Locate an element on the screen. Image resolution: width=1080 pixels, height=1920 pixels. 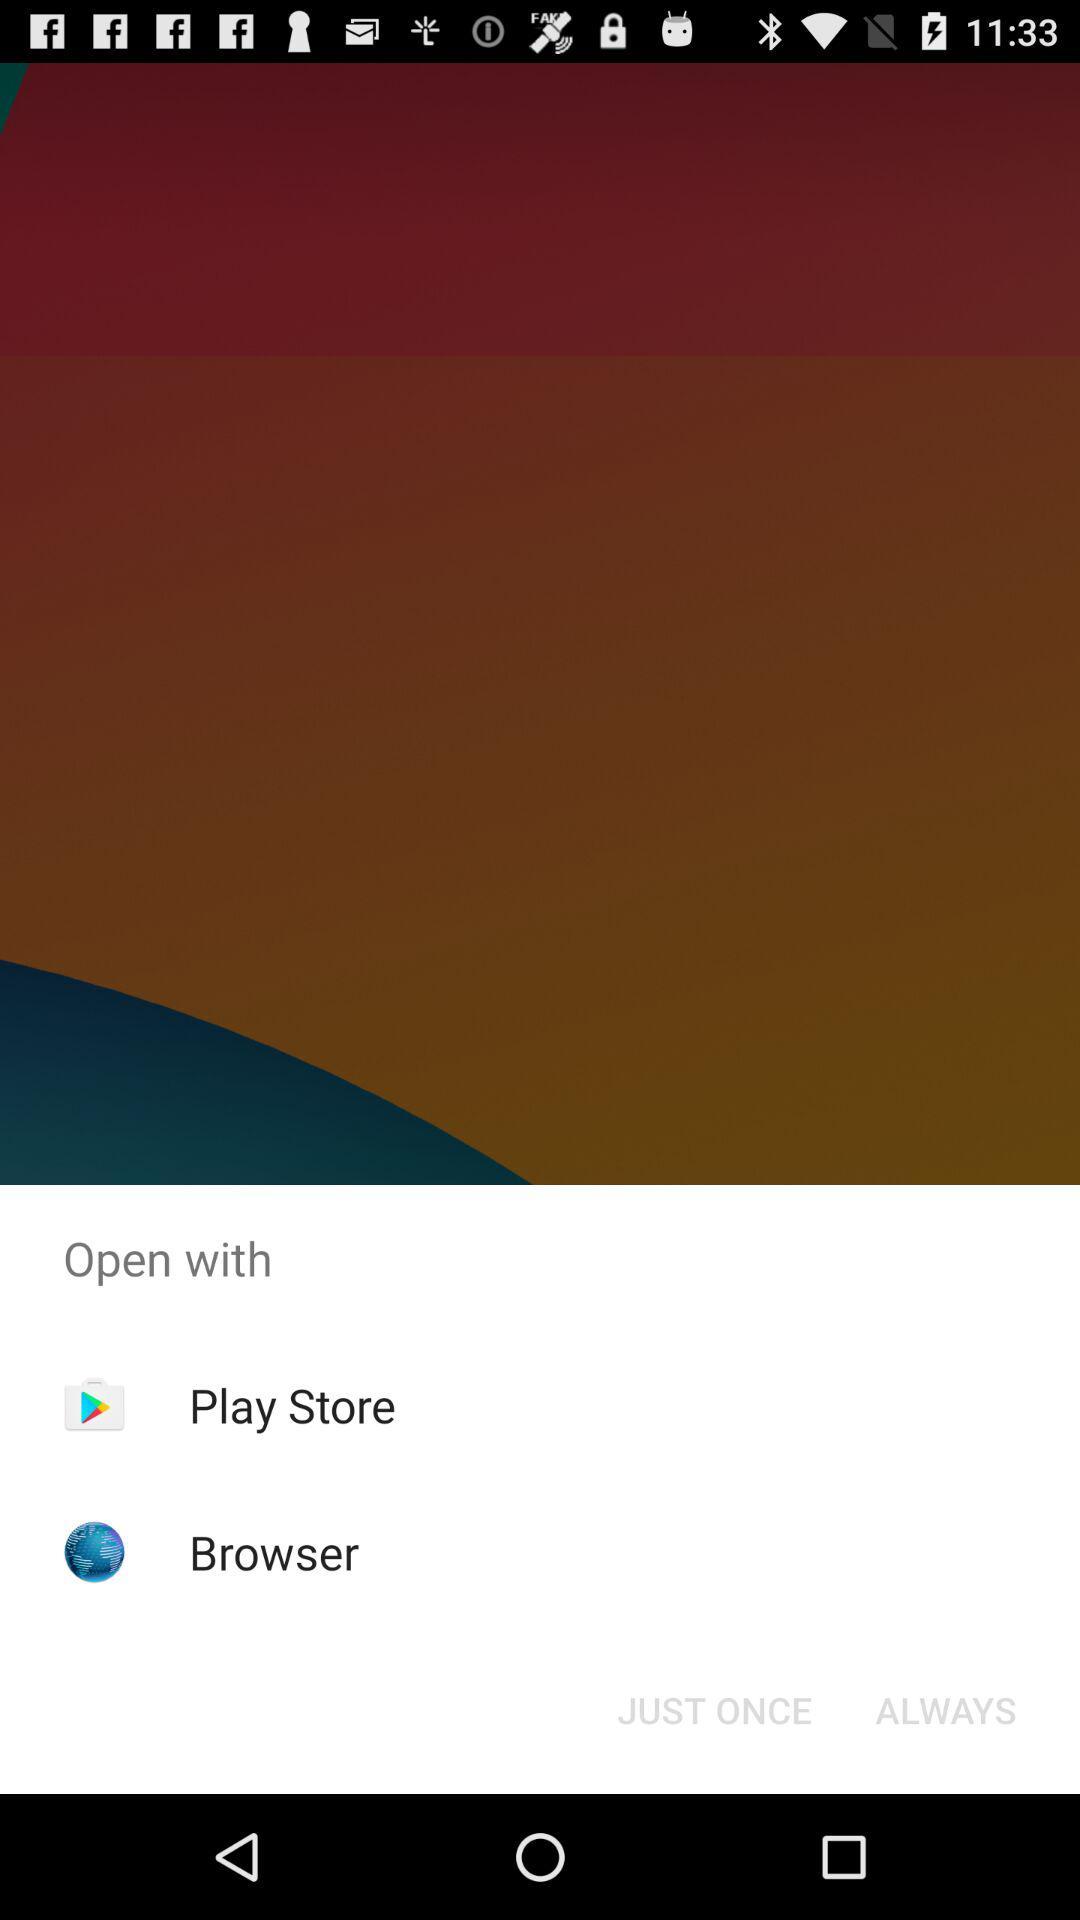
always button is located at coordinates (945, 1708).